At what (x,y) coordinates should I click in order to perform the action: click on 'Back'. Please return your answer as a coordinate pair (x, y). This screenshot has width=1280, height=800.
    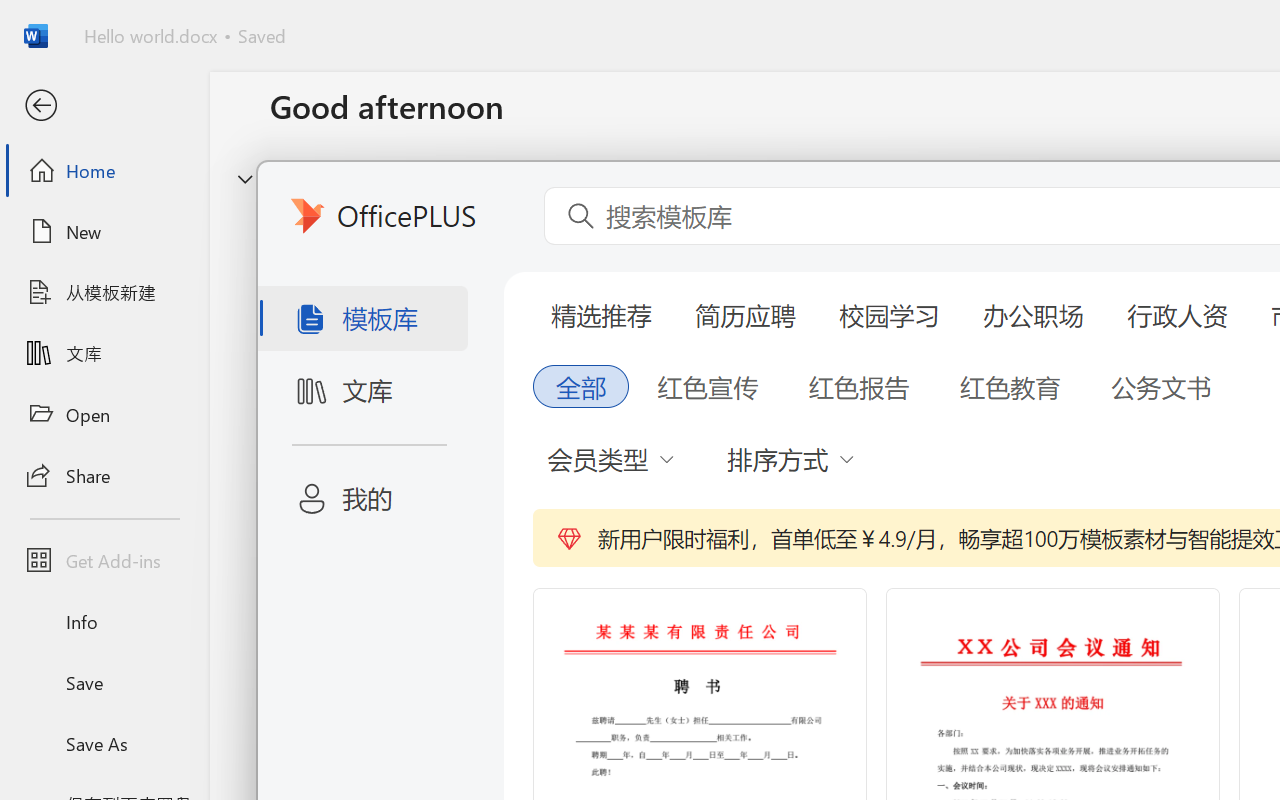
    Looking at the image, I should click on (103, 105).